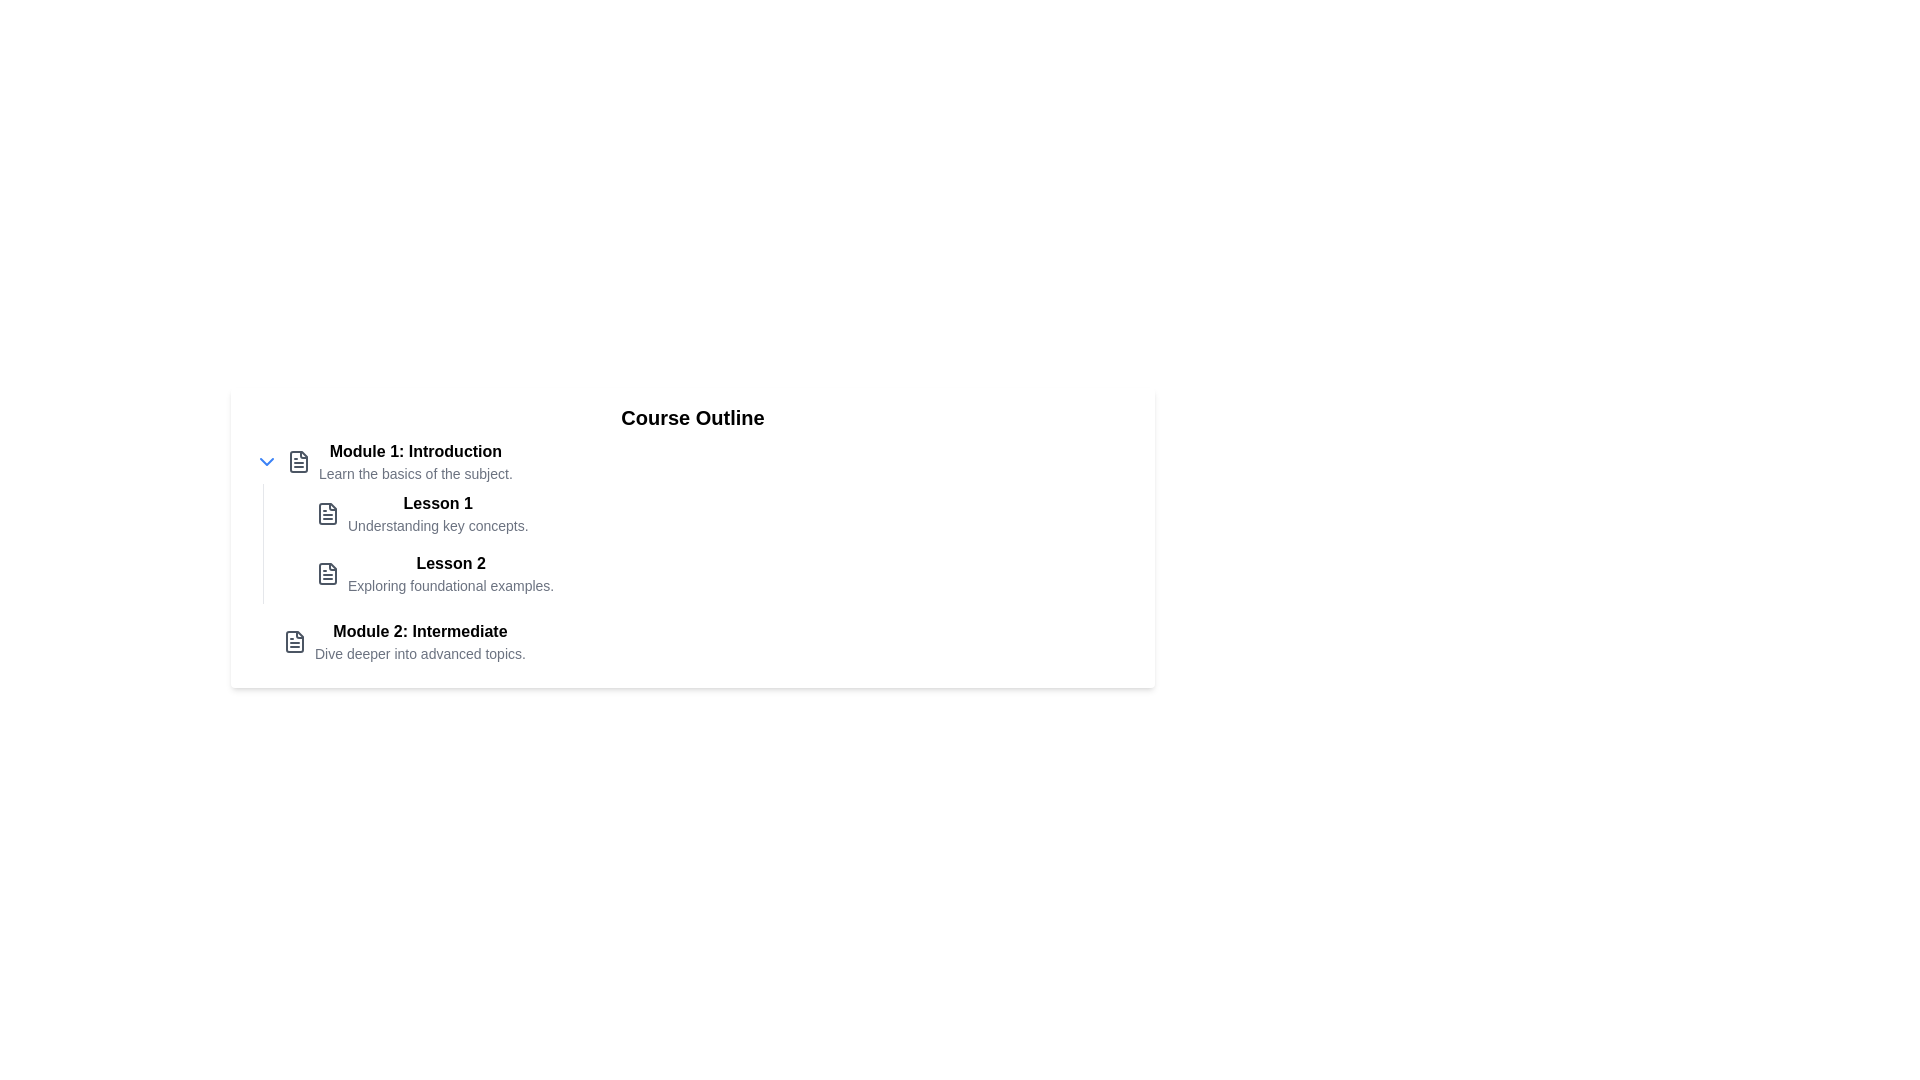 This screenshot has height=1080, width=1920. What do you see at coordinates (297, 462) in the screenshot?
I see `the file icon located in the left sidebar associated with the 'Lesson 1' section heading` at bounding box center [297, 462].